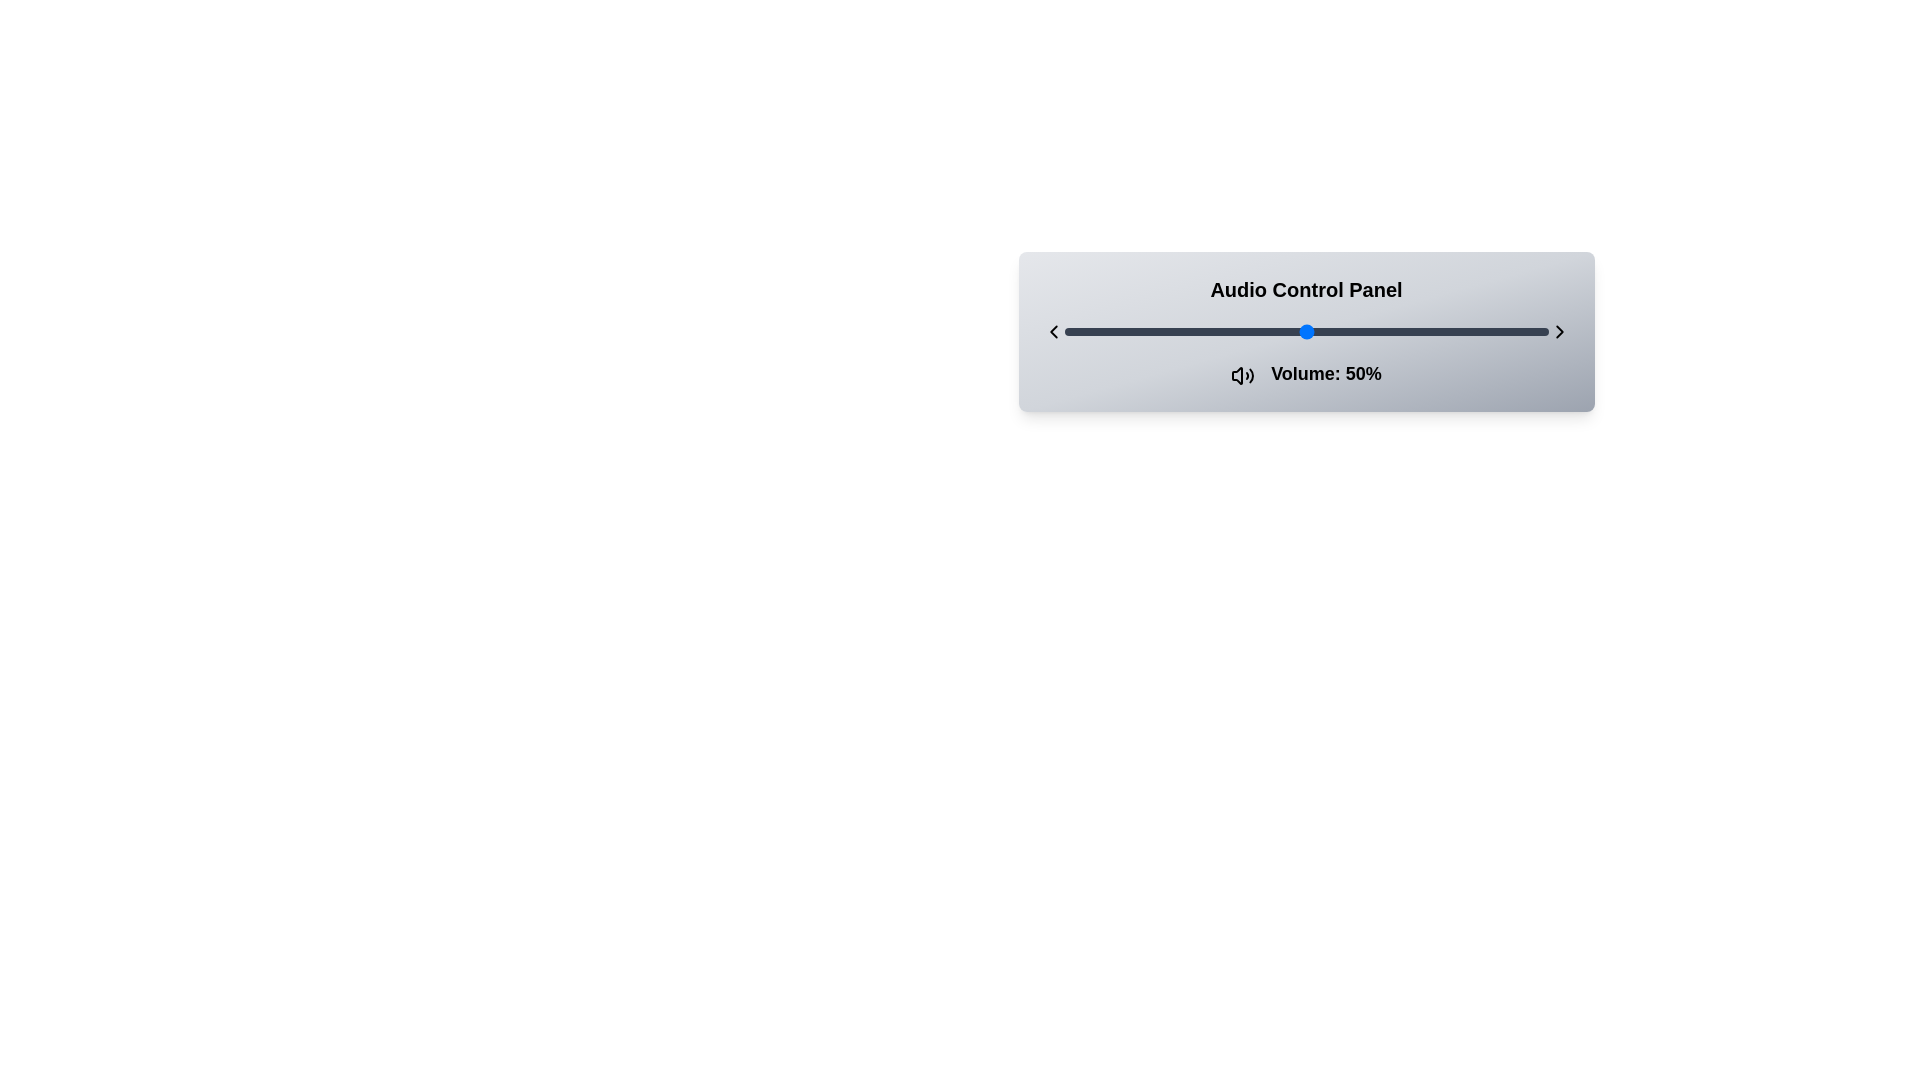  What do you see at coordinates (1097, 330) in the screenshot?
I see `the volume` at bounding box center [1097, 330].